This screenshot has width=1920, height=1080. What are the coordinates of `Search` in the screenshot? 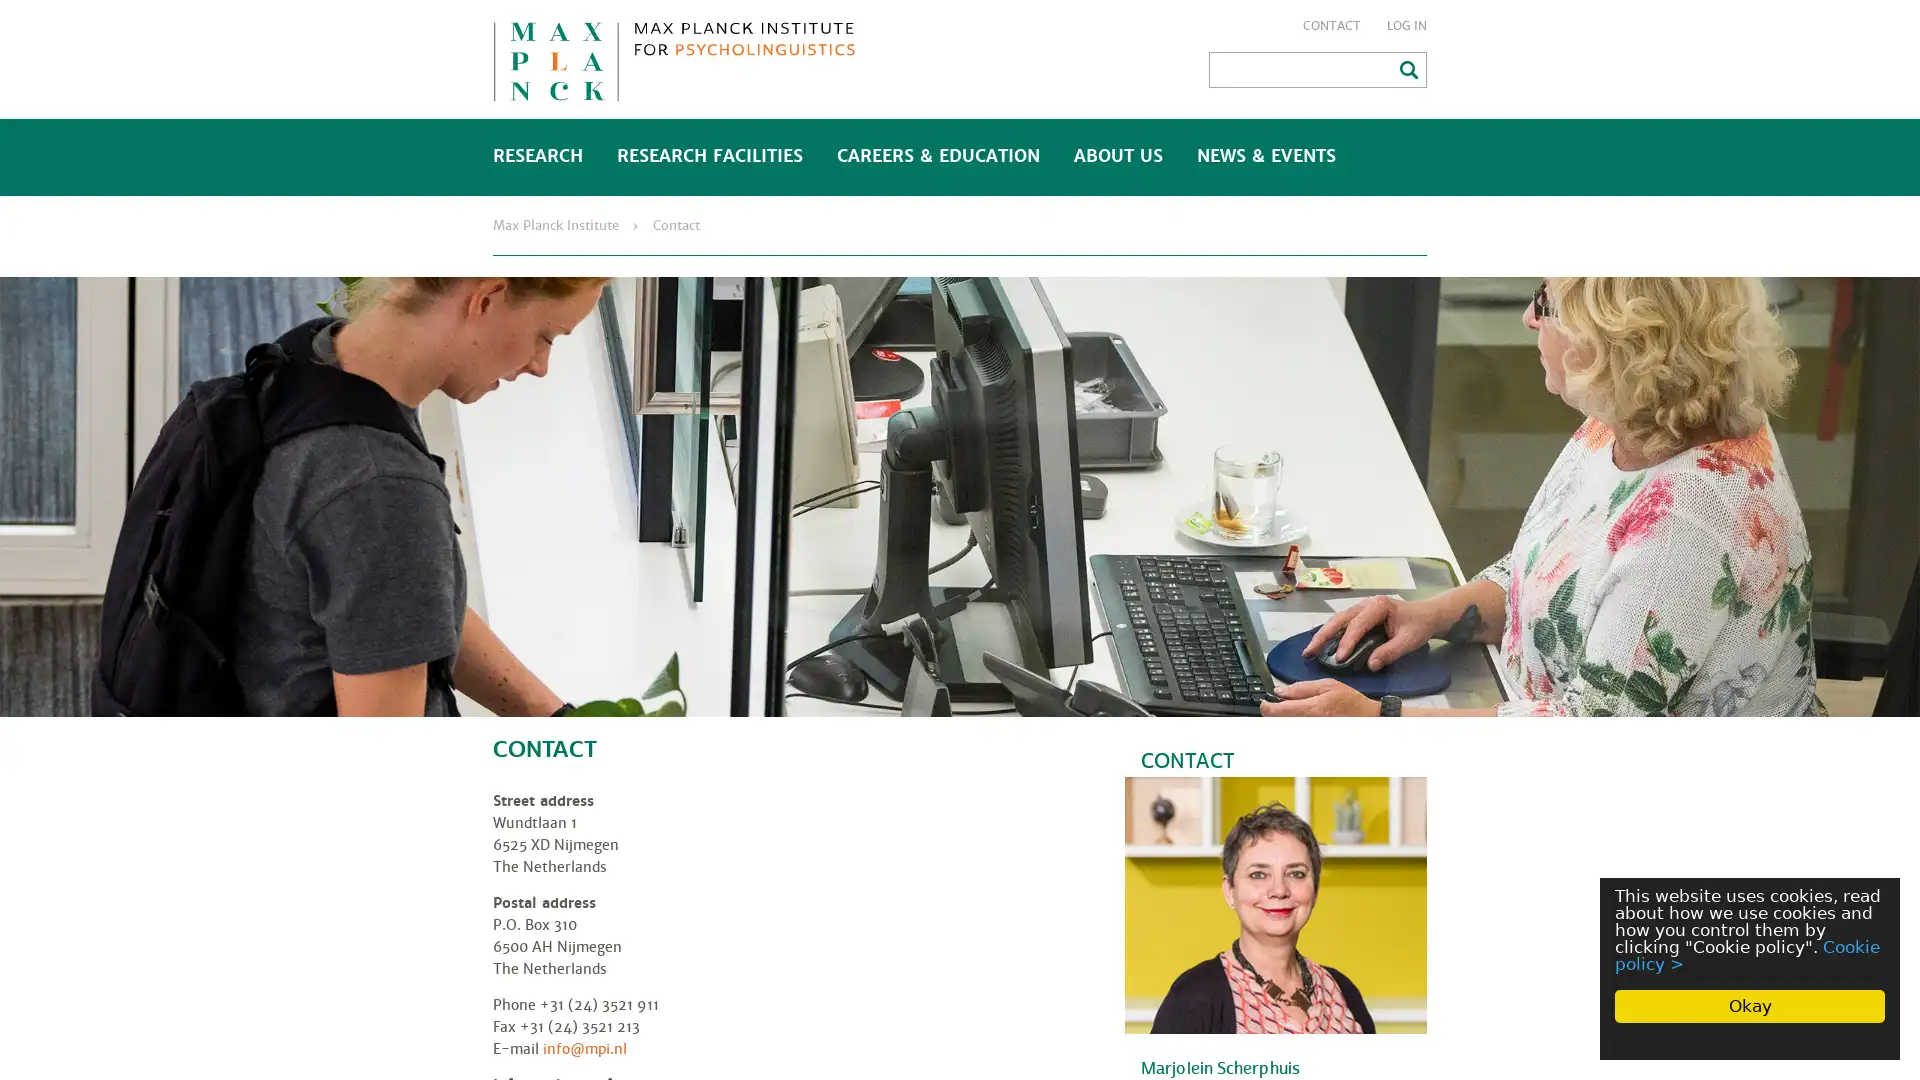 It's located at (1405, 68).